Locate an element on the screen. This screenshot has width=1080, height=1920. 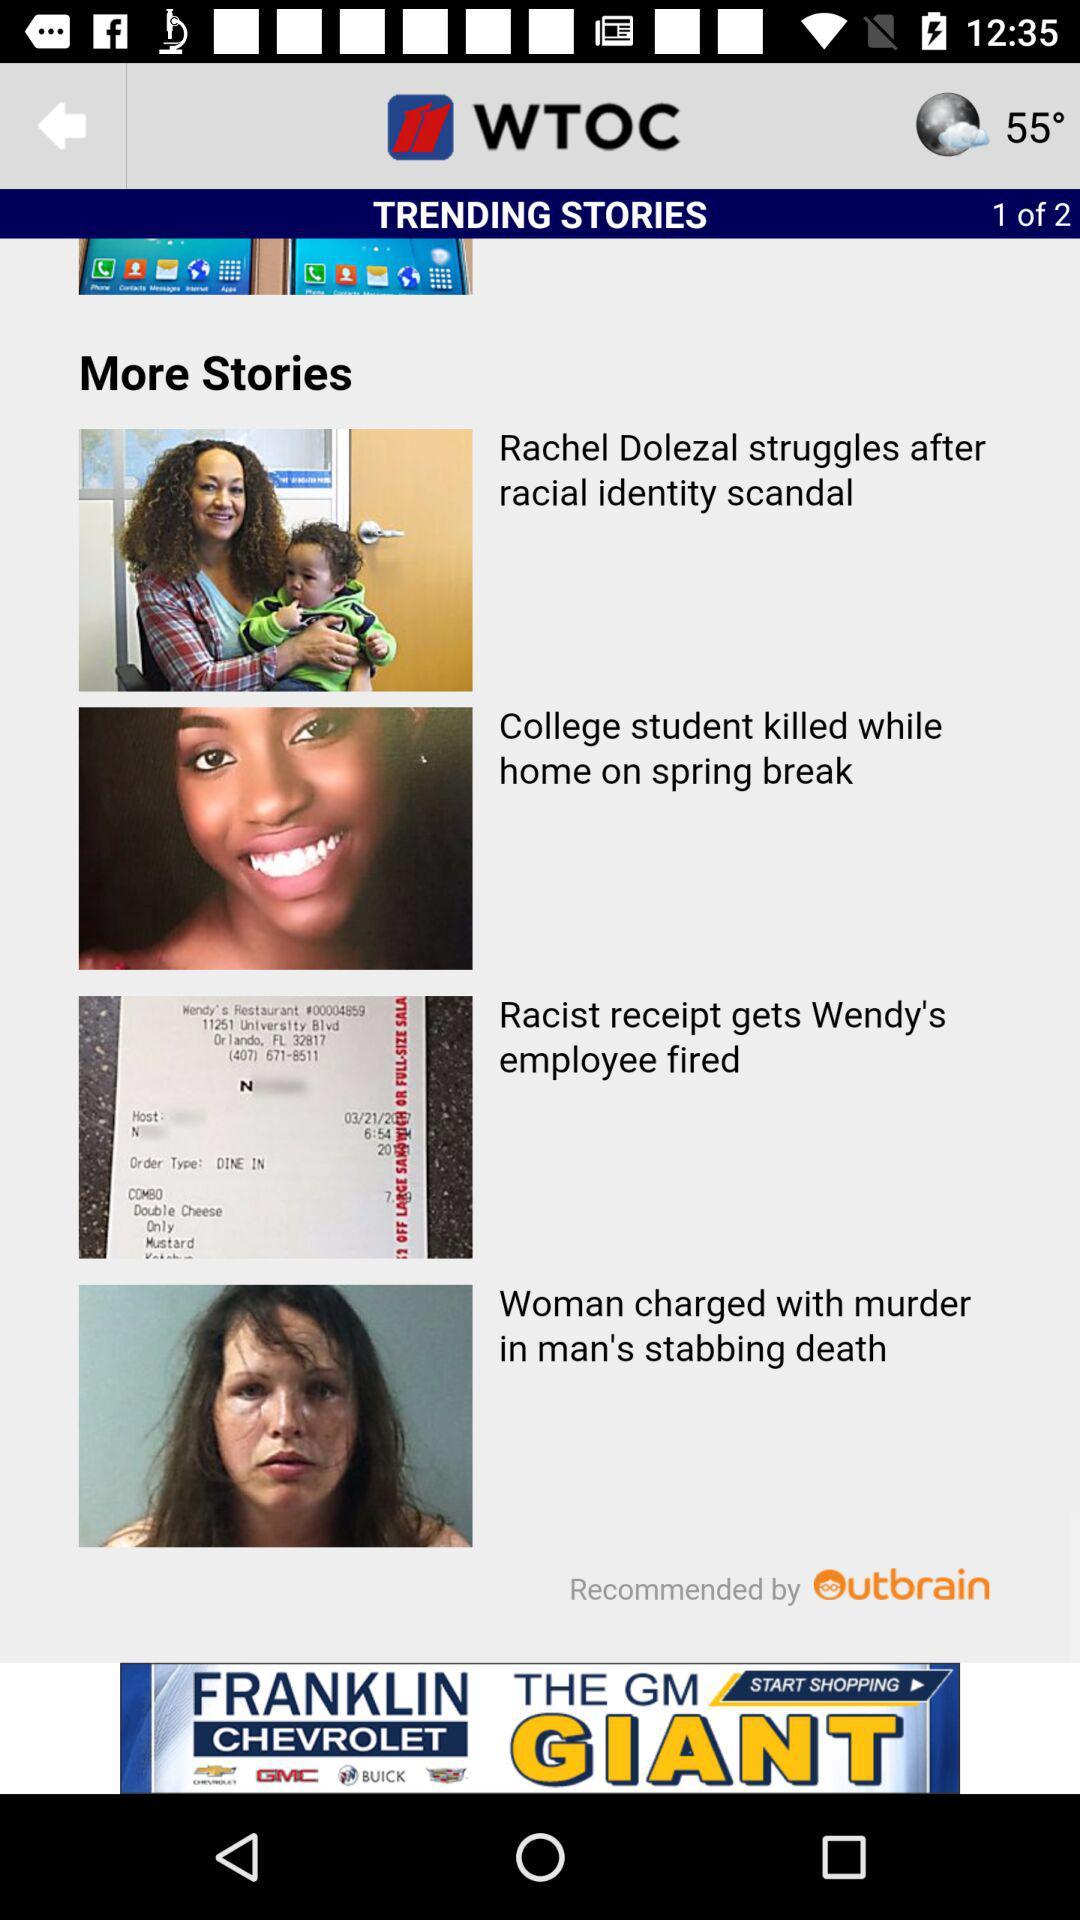
the arrow_backward icon is located at coordinates (61, 124).